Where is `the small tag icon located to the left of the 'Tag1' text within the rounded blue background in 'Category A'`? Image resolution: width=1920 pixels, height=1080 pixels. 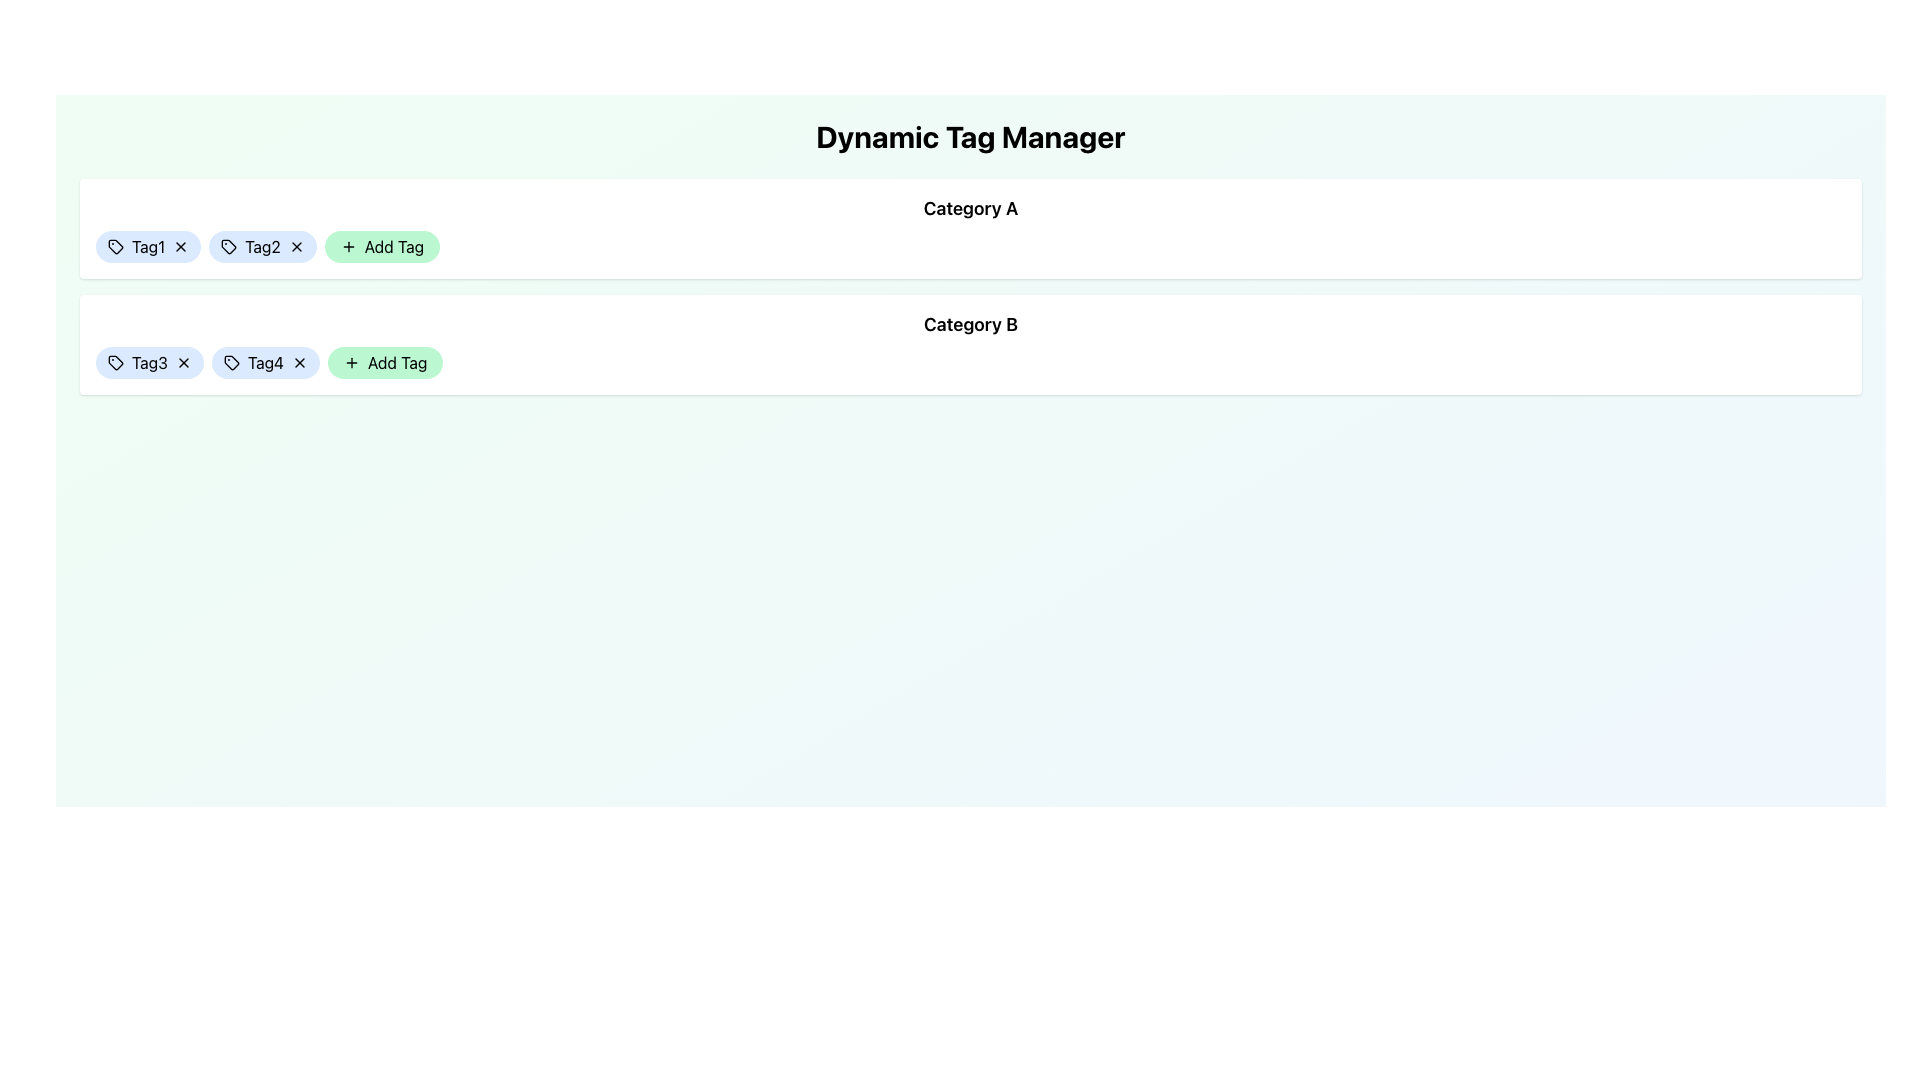 the small tag icon located to the left of the 'Tag1' text within the rounded blue background in 'Category A' is located at coordinates (114, 245).